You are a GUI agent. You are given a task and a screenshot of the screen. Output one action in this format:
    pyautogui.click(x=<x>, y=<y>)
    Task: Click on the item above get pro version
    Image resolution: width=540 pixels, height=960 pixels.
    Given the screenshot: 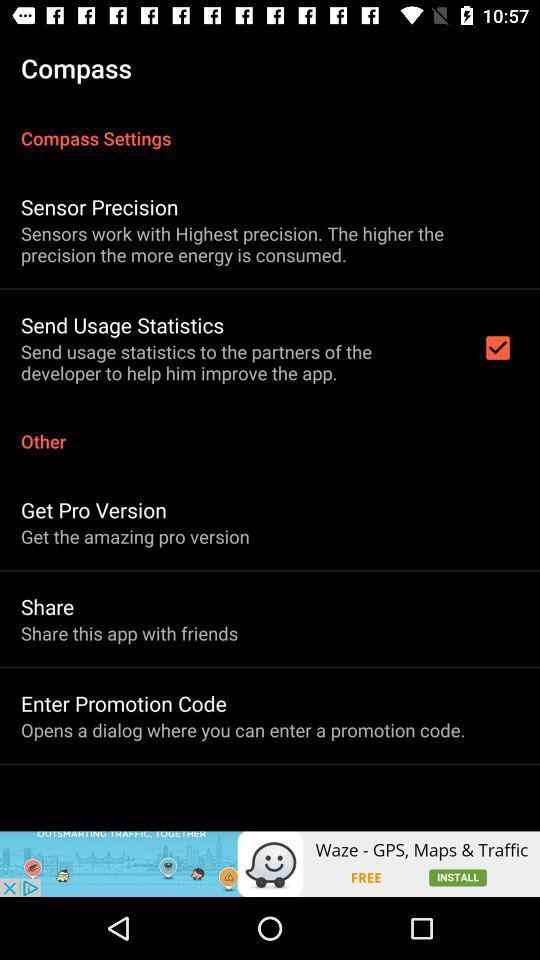 What is the action you would take?
    pyautogui.click(x=270, y=430)
    